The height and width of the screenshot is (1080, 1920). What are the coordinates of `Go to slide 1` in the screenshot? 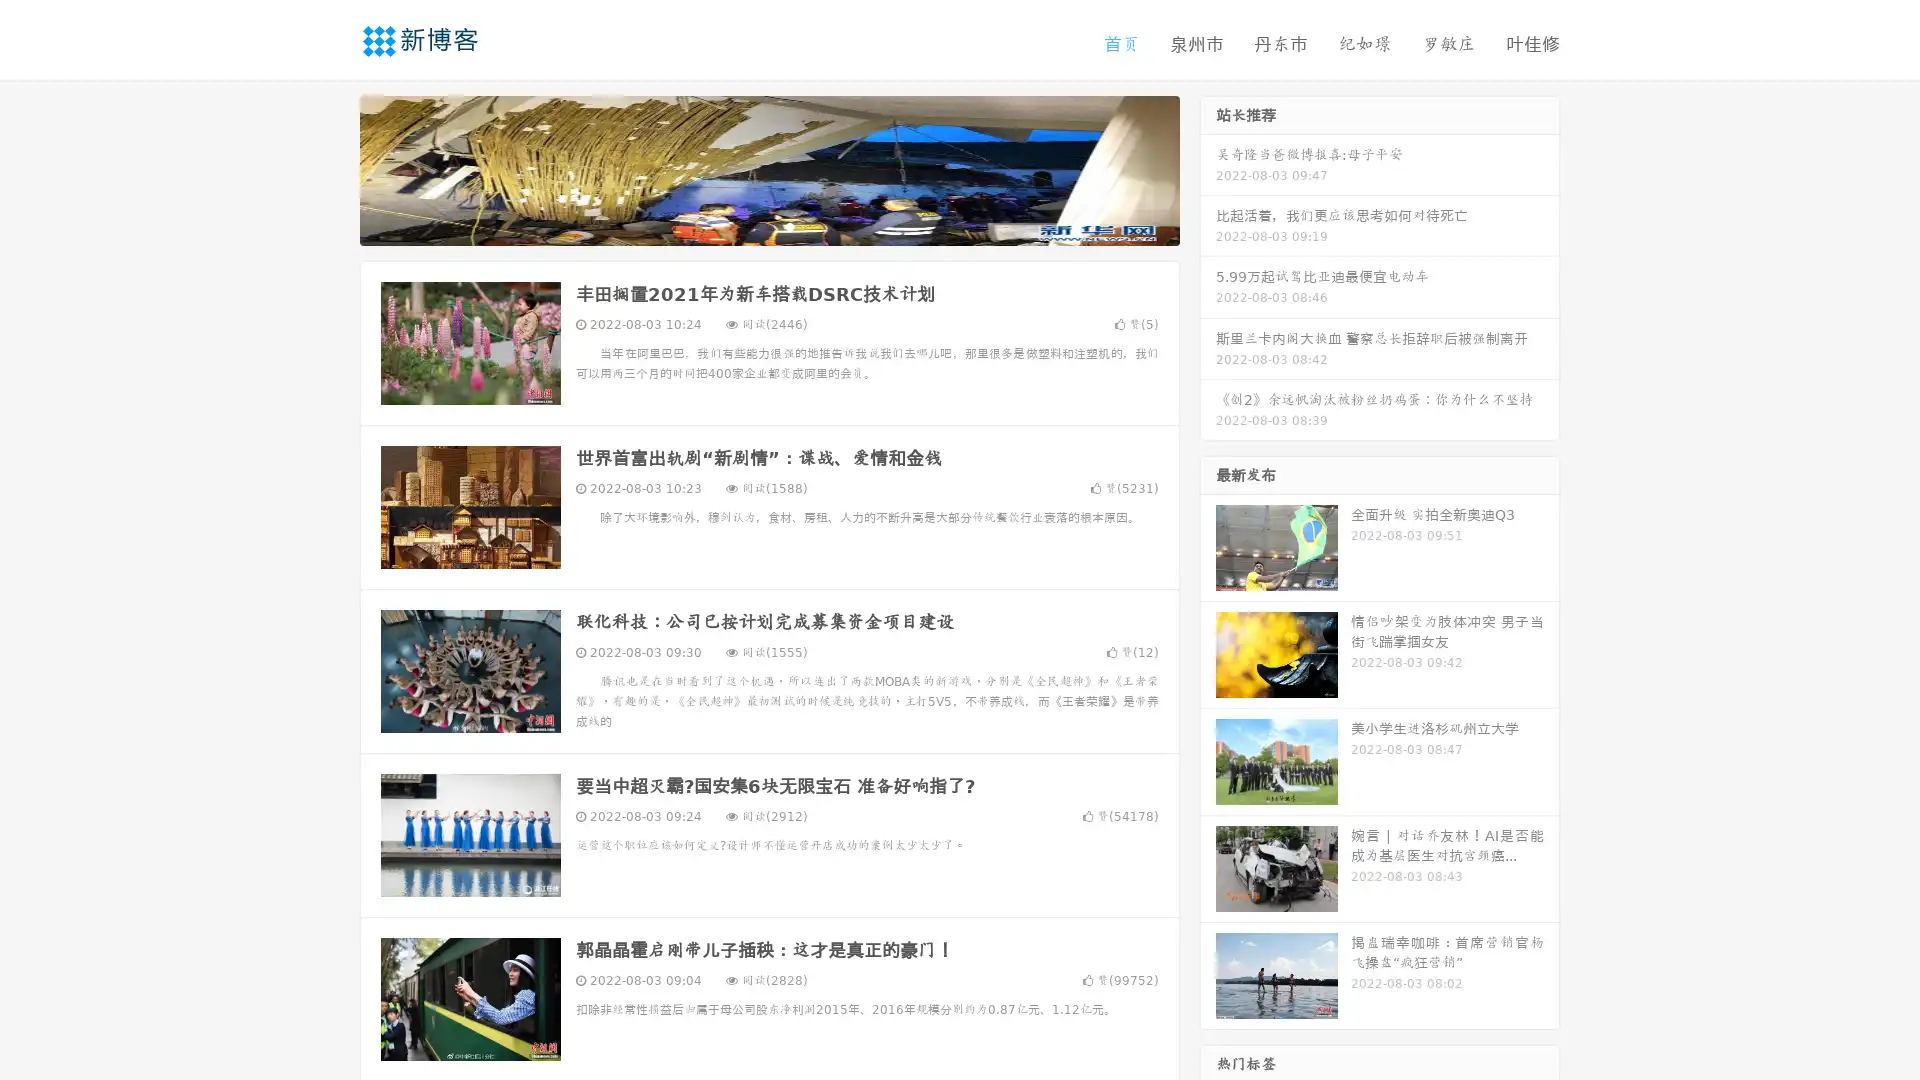 It's located at (748, 225).